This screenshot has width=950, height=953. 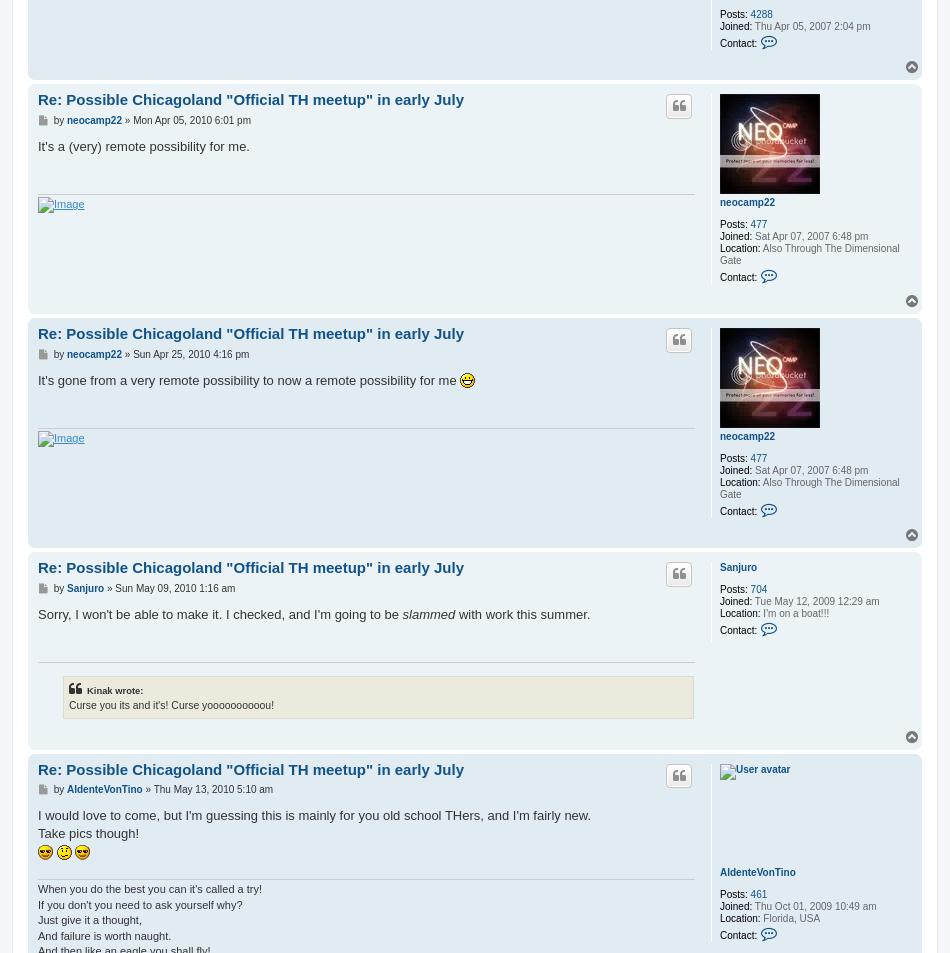 What do you see at coordinates (191, 118) in the screenshot?
I see `'Mon Apr 05, 2010 6:01 pm'` at bounding box center [191, 118].